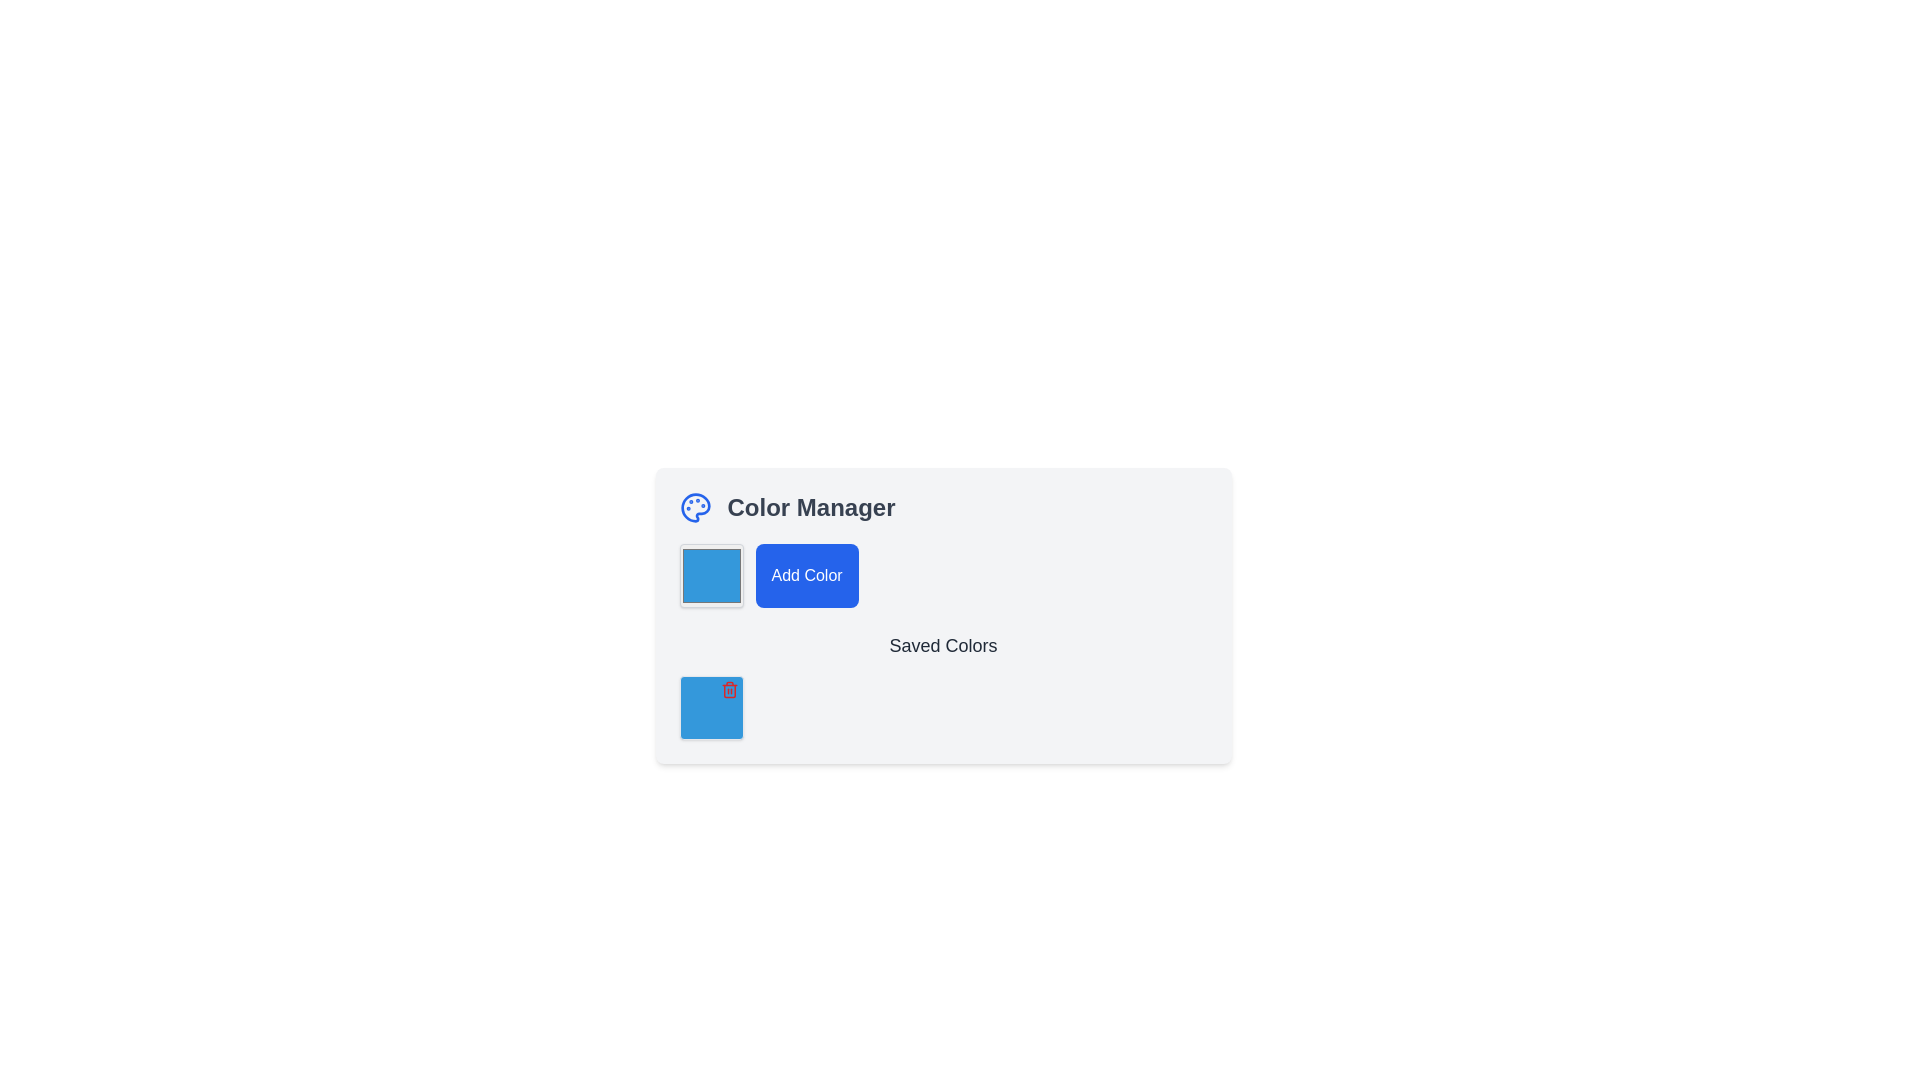 This screenshot has width=1920, height=1080. What do you see at coordinates (811, 507) in the screenshot?
I see `the bold text label reading 'Color Manager'` at bounding box center [811, 507].